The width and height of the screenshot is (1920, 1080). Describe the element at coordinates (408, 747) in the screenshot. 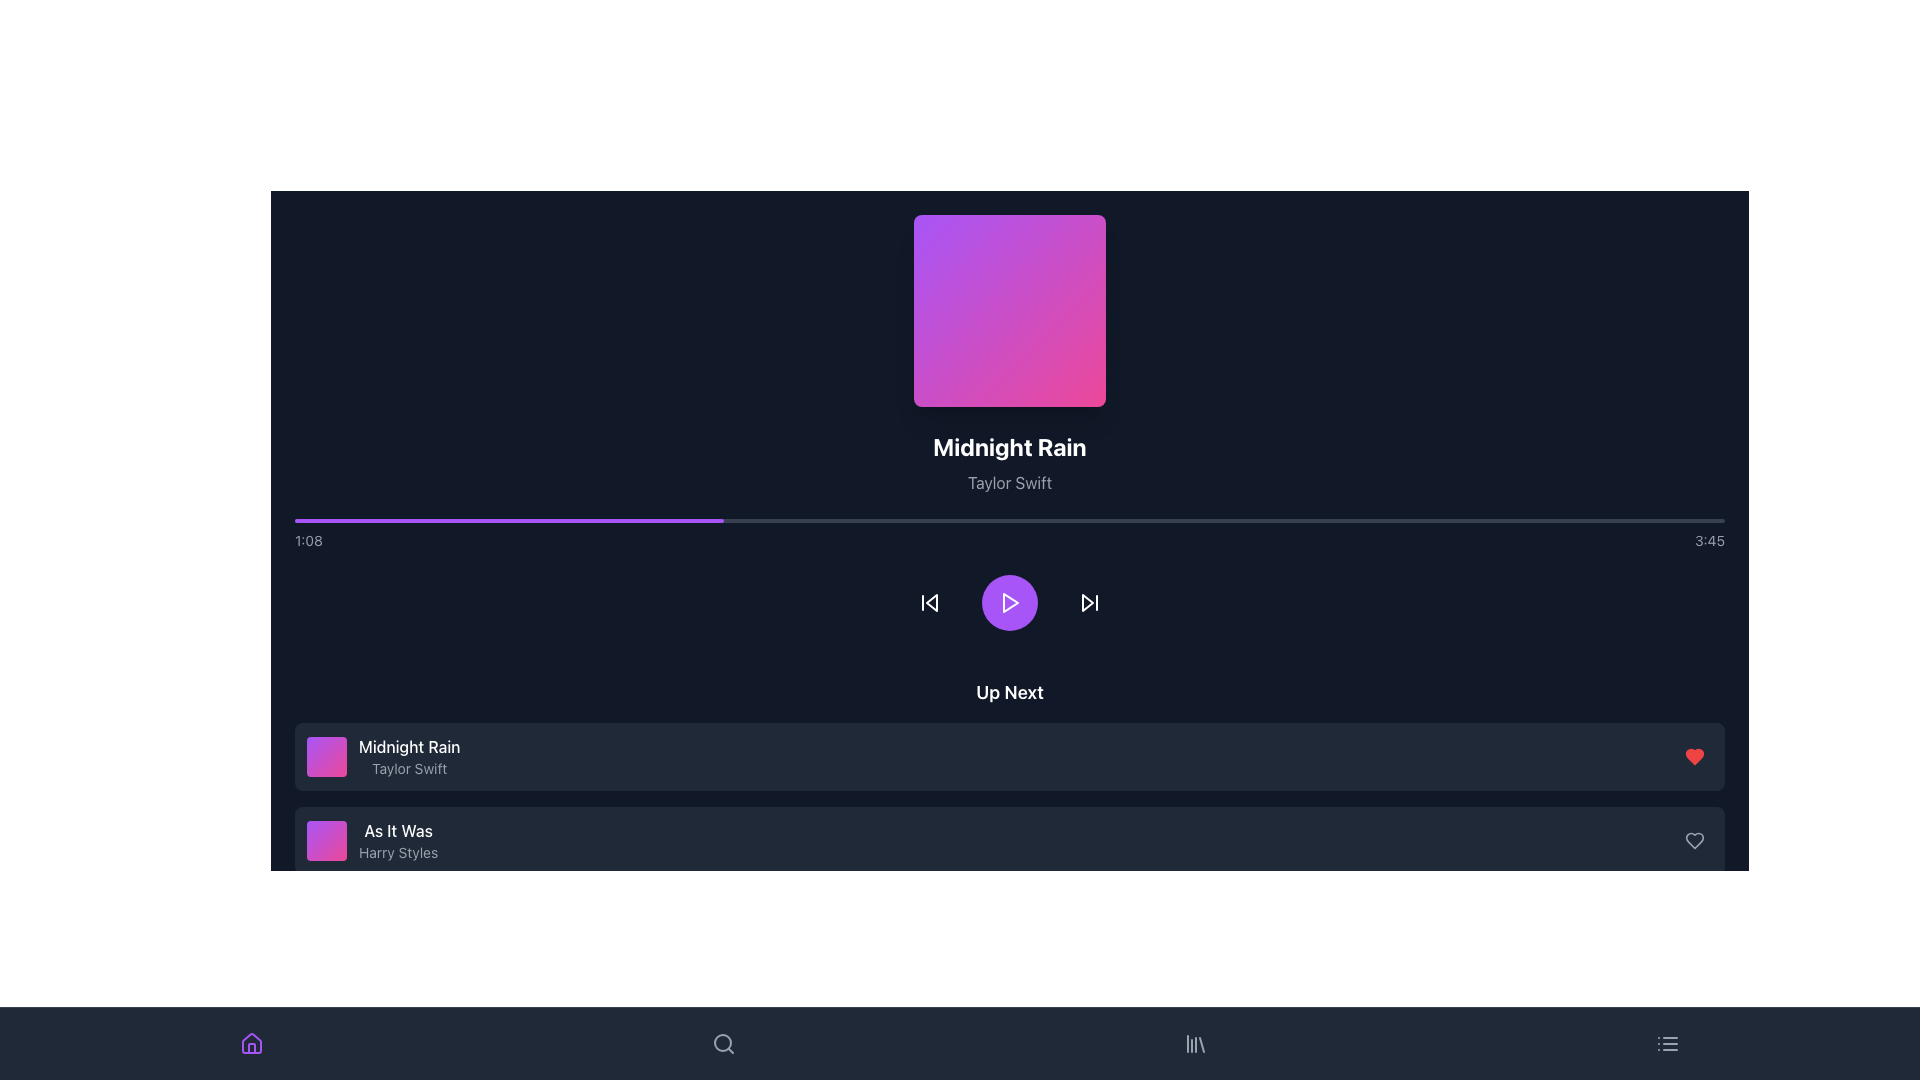

I see `the static text label displaying 'Midnight Rain', which is styled in white text on a dark background and is positioned above the artist label 'Taylor Swift' in the 'Up Next' playlist section` at that location.